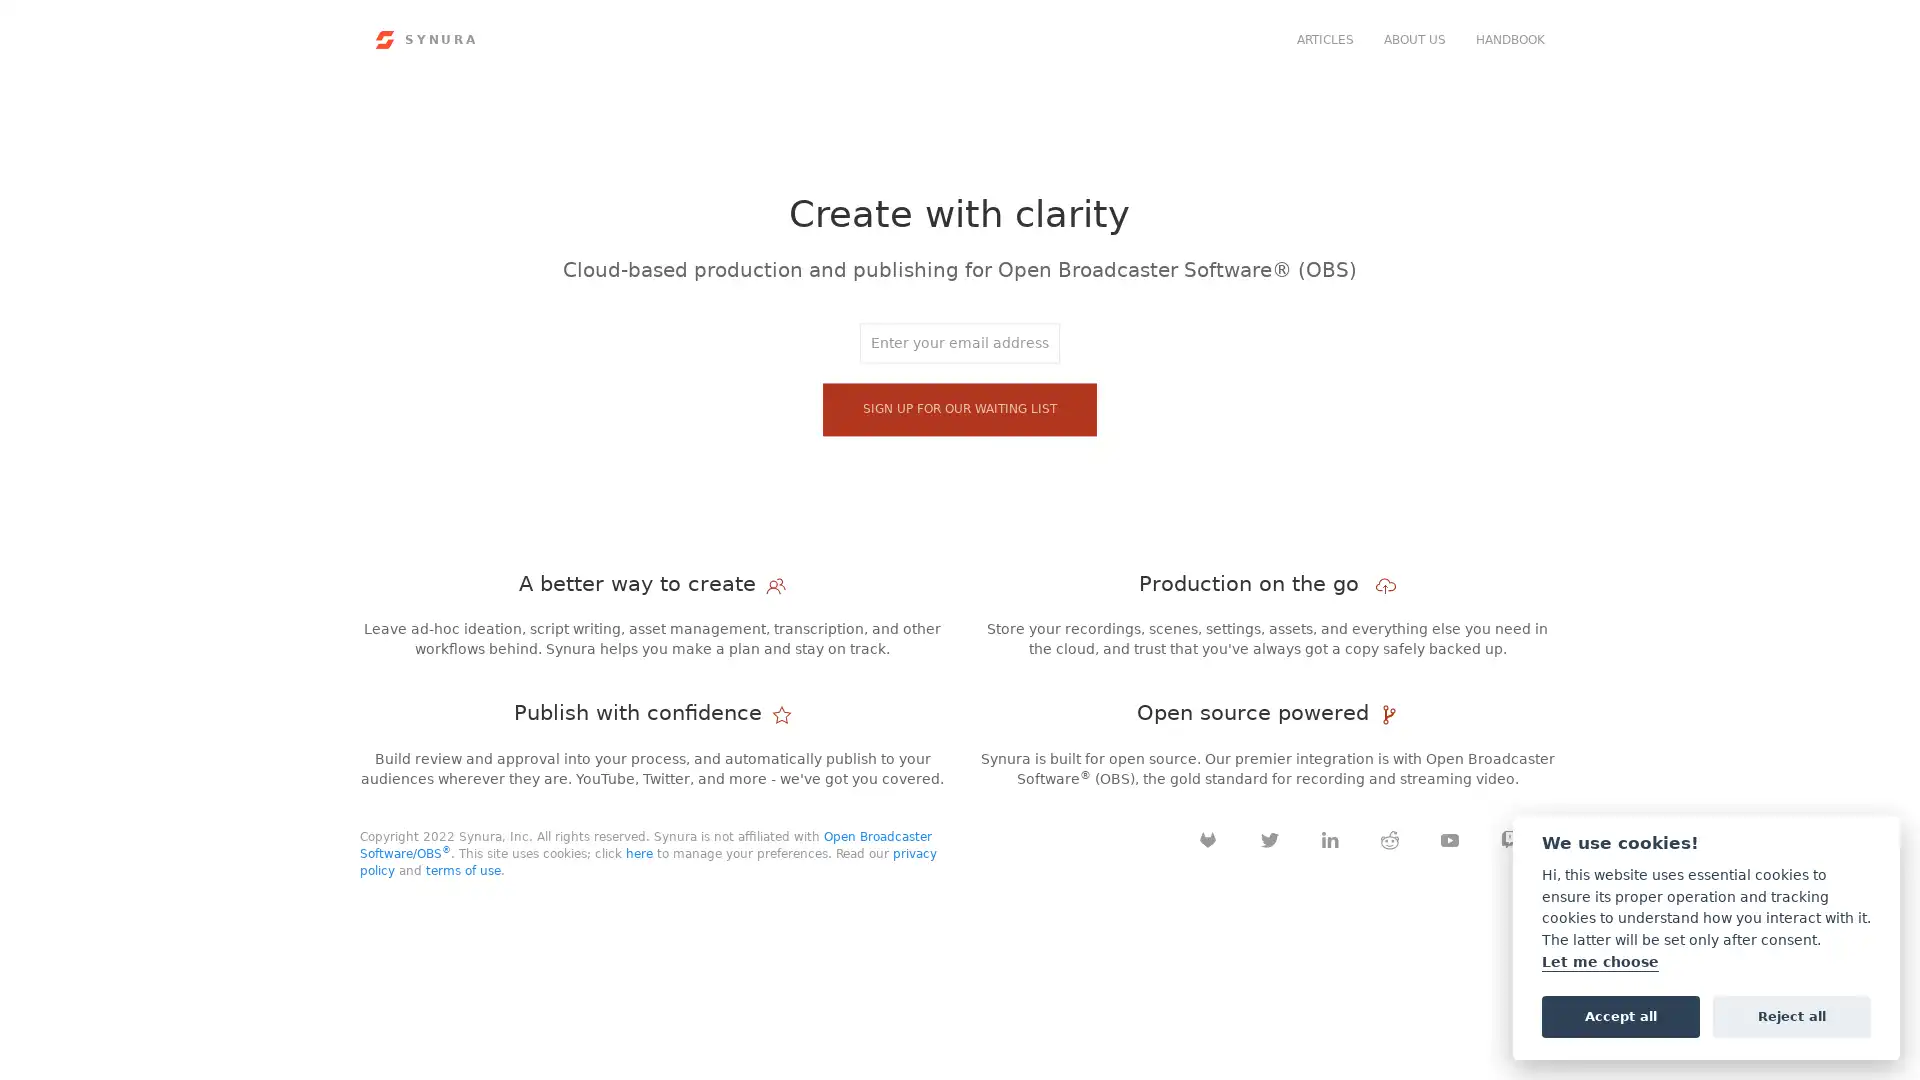 The image size is (1920, 1080). What do you see at coordinates (1620, 1015) in the screenshot?
I see `Accept all` at bounding box center [1620, 1015].